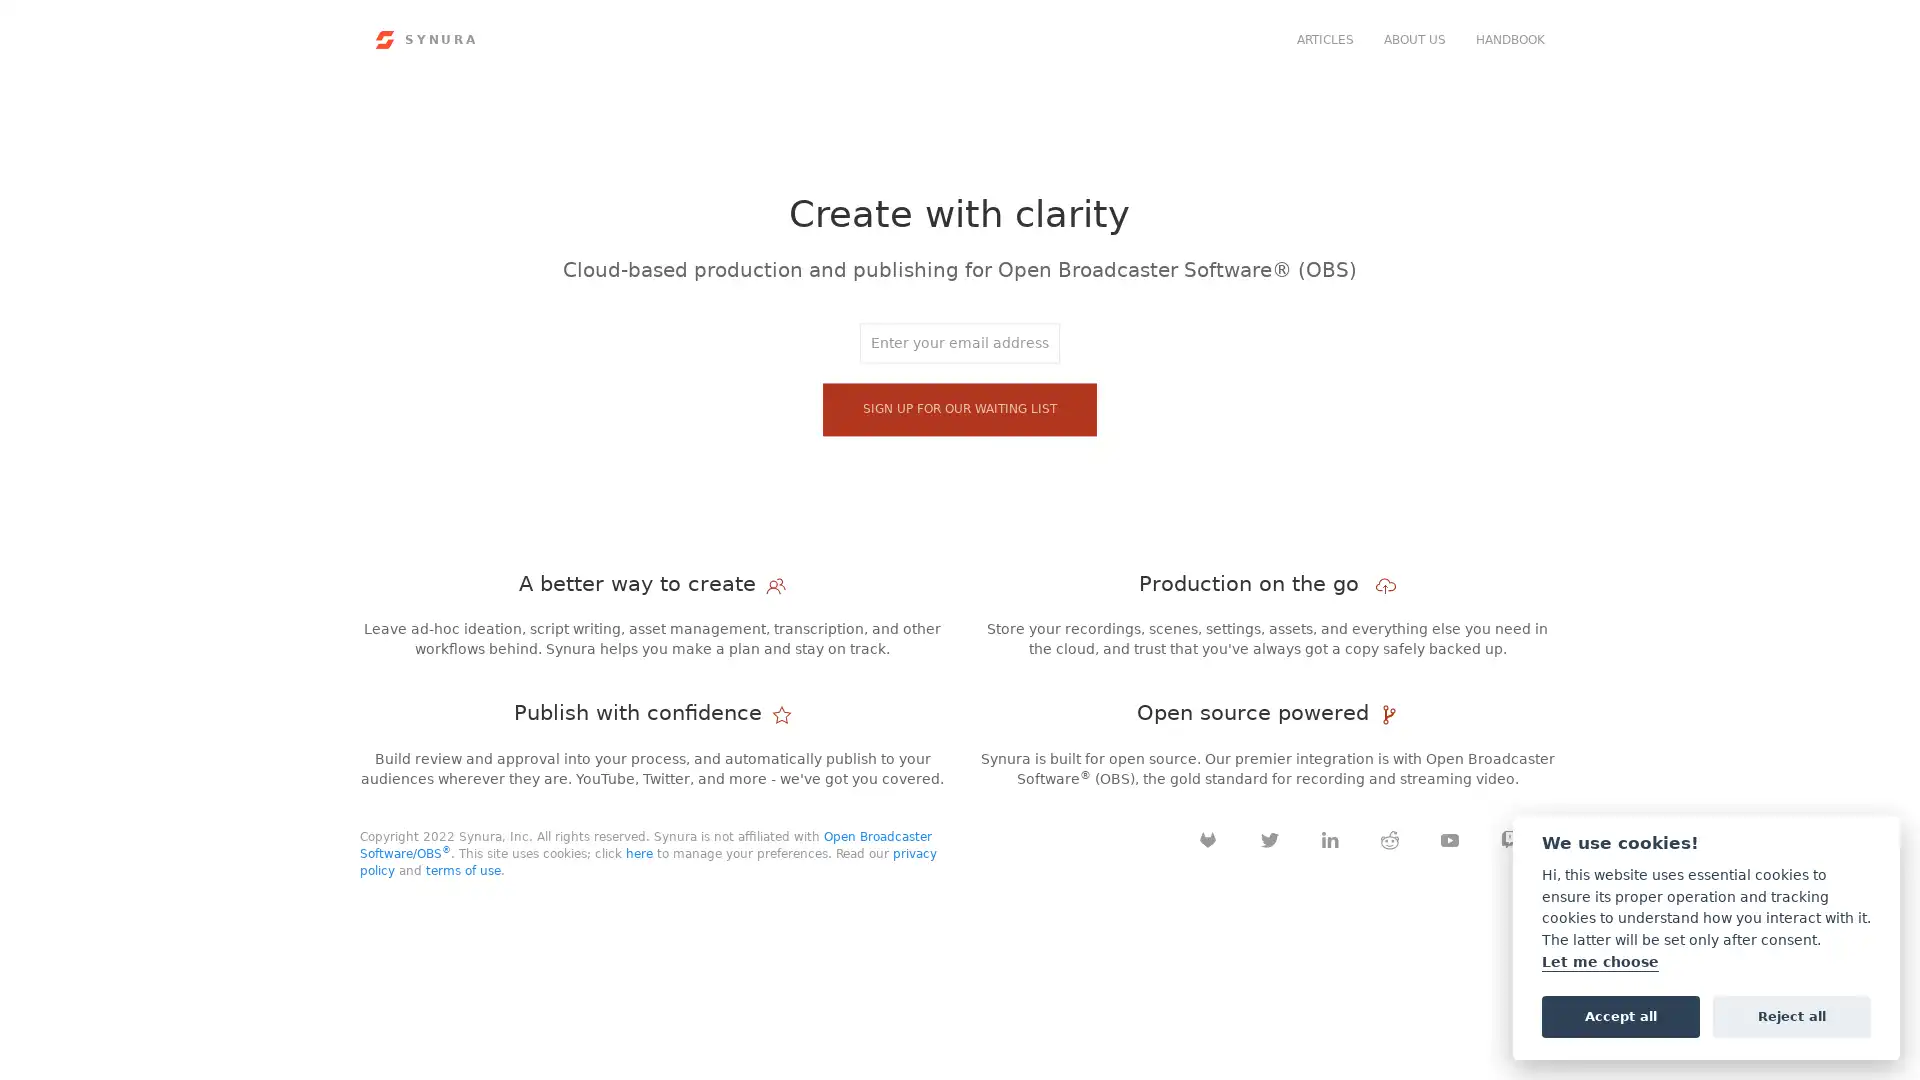 The image size is (1920, 1080). What do you see at coordinates (1620, 1015) in the screenshot?
I see `Accept all` at bounding box center [1620, 1015].